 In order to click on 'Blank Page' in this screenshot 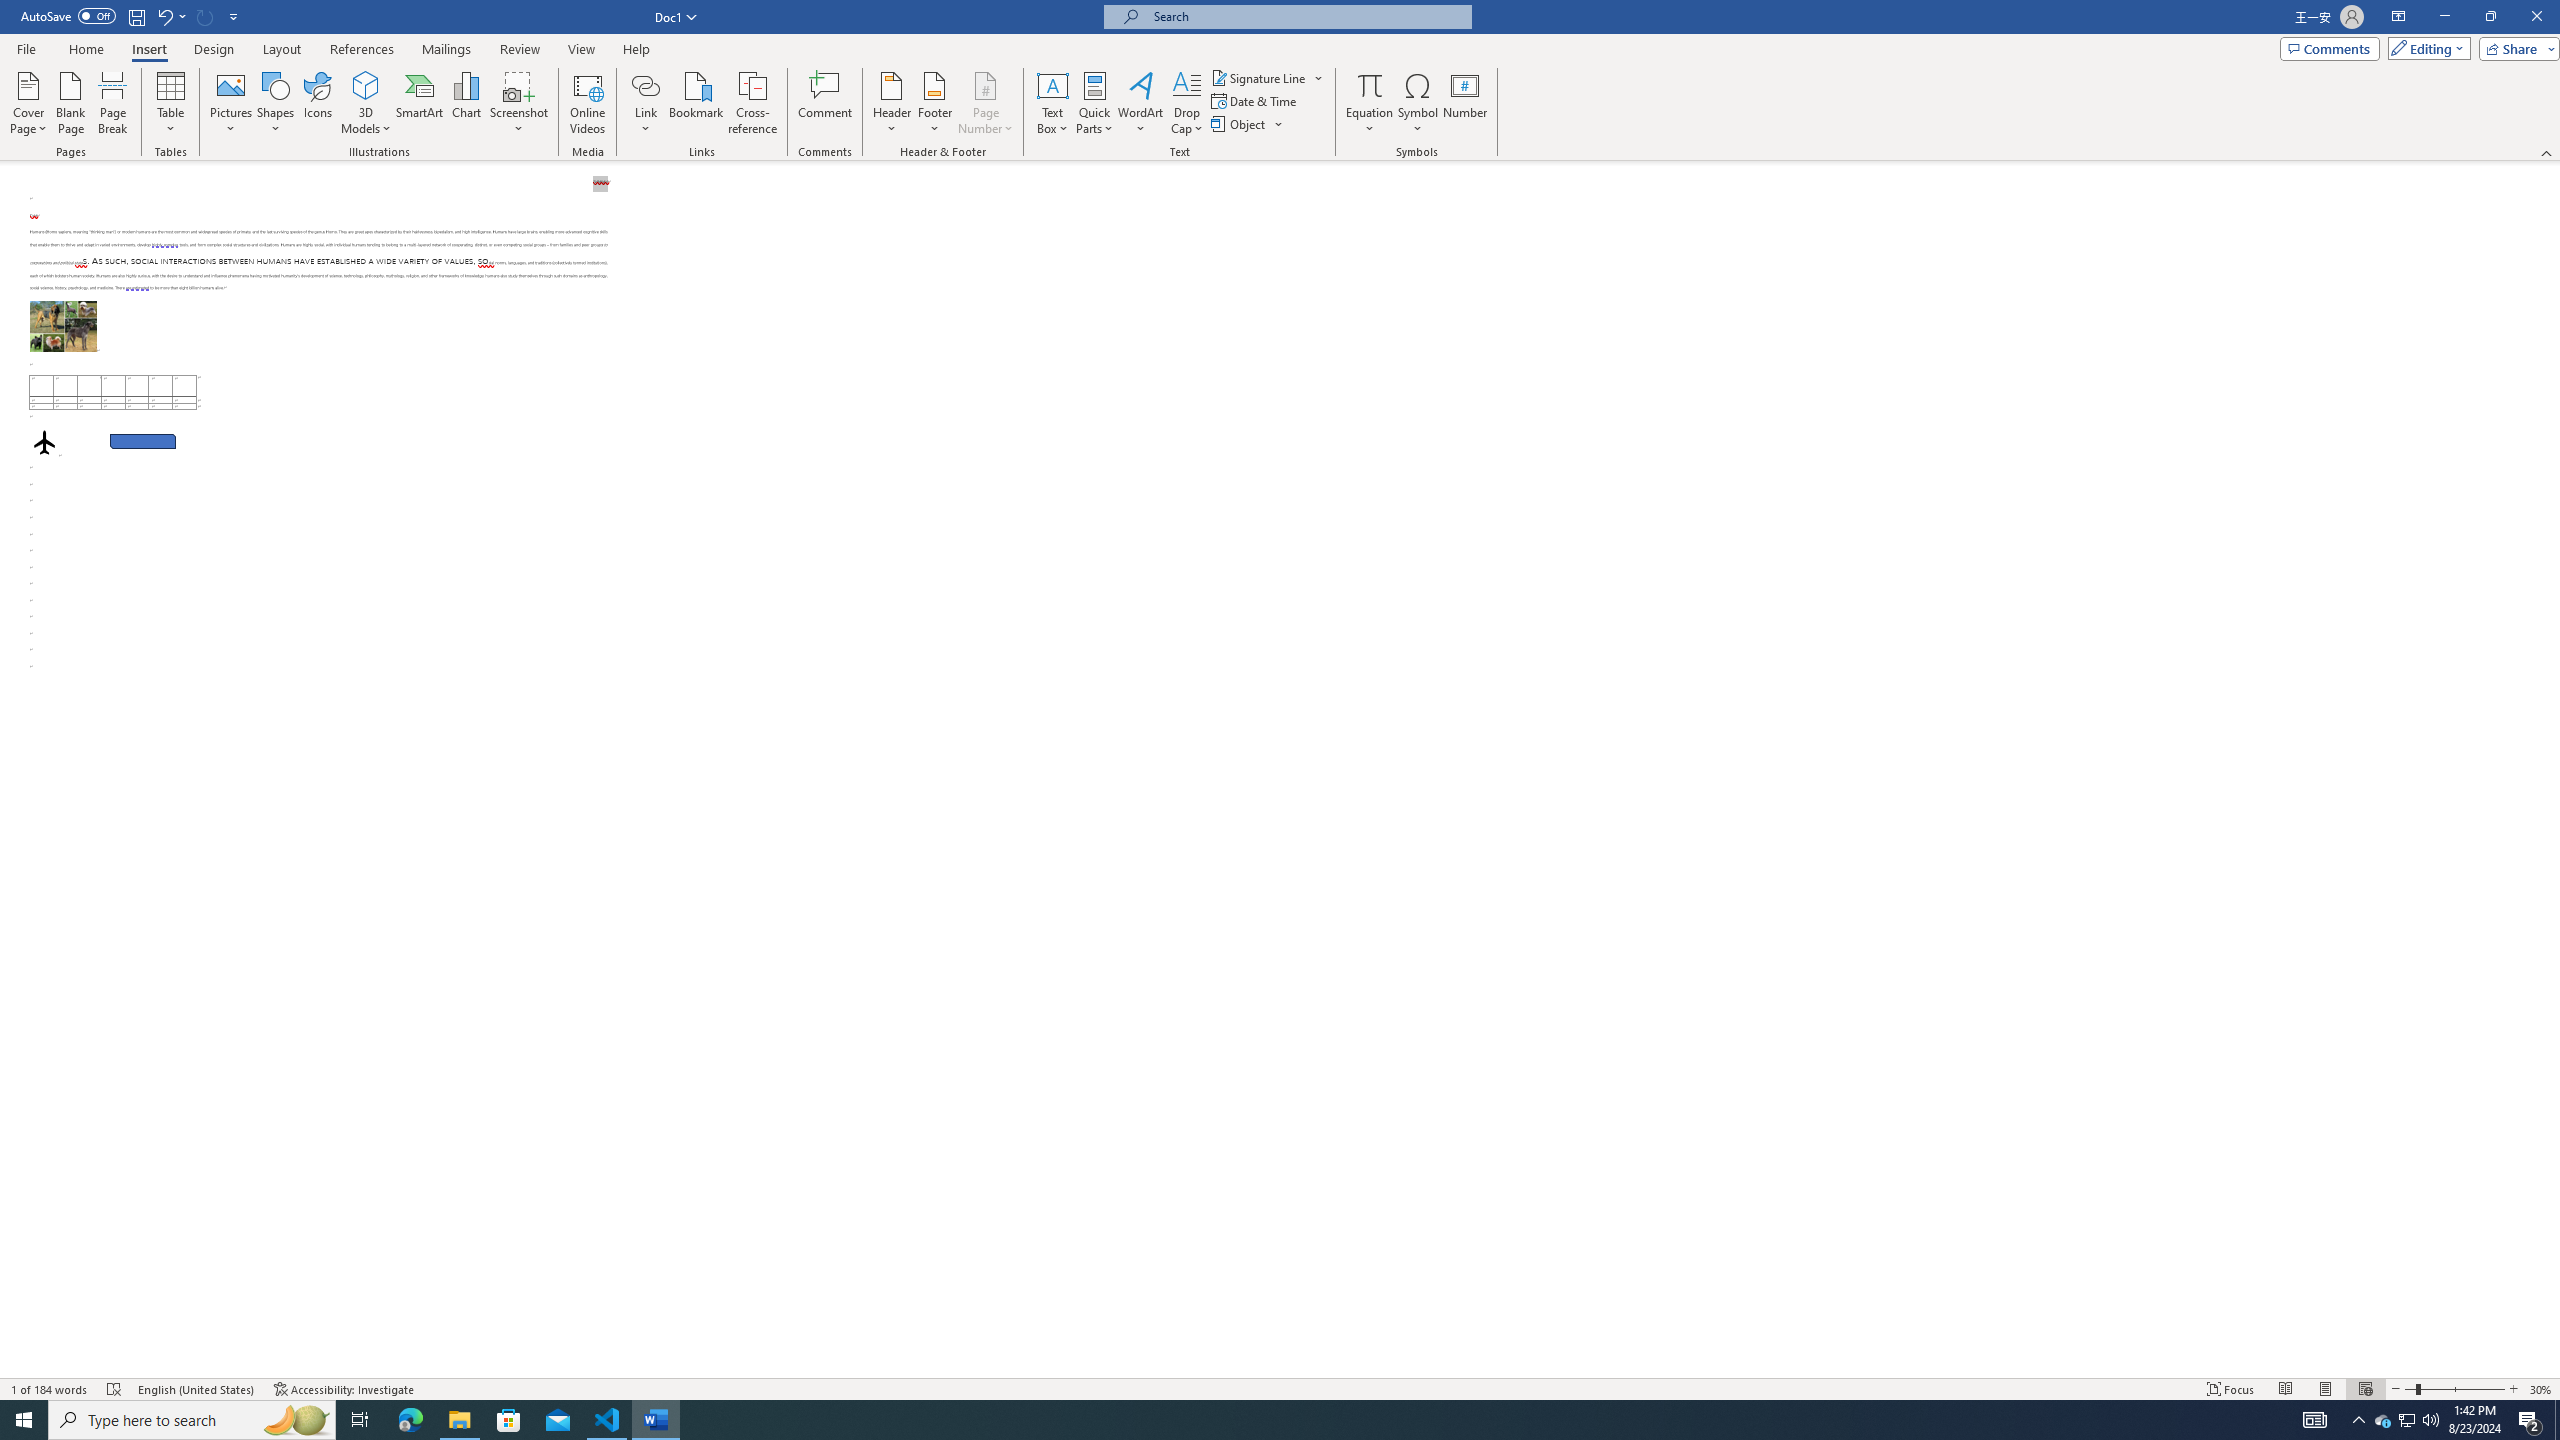, I will do `click(70, 103)`.